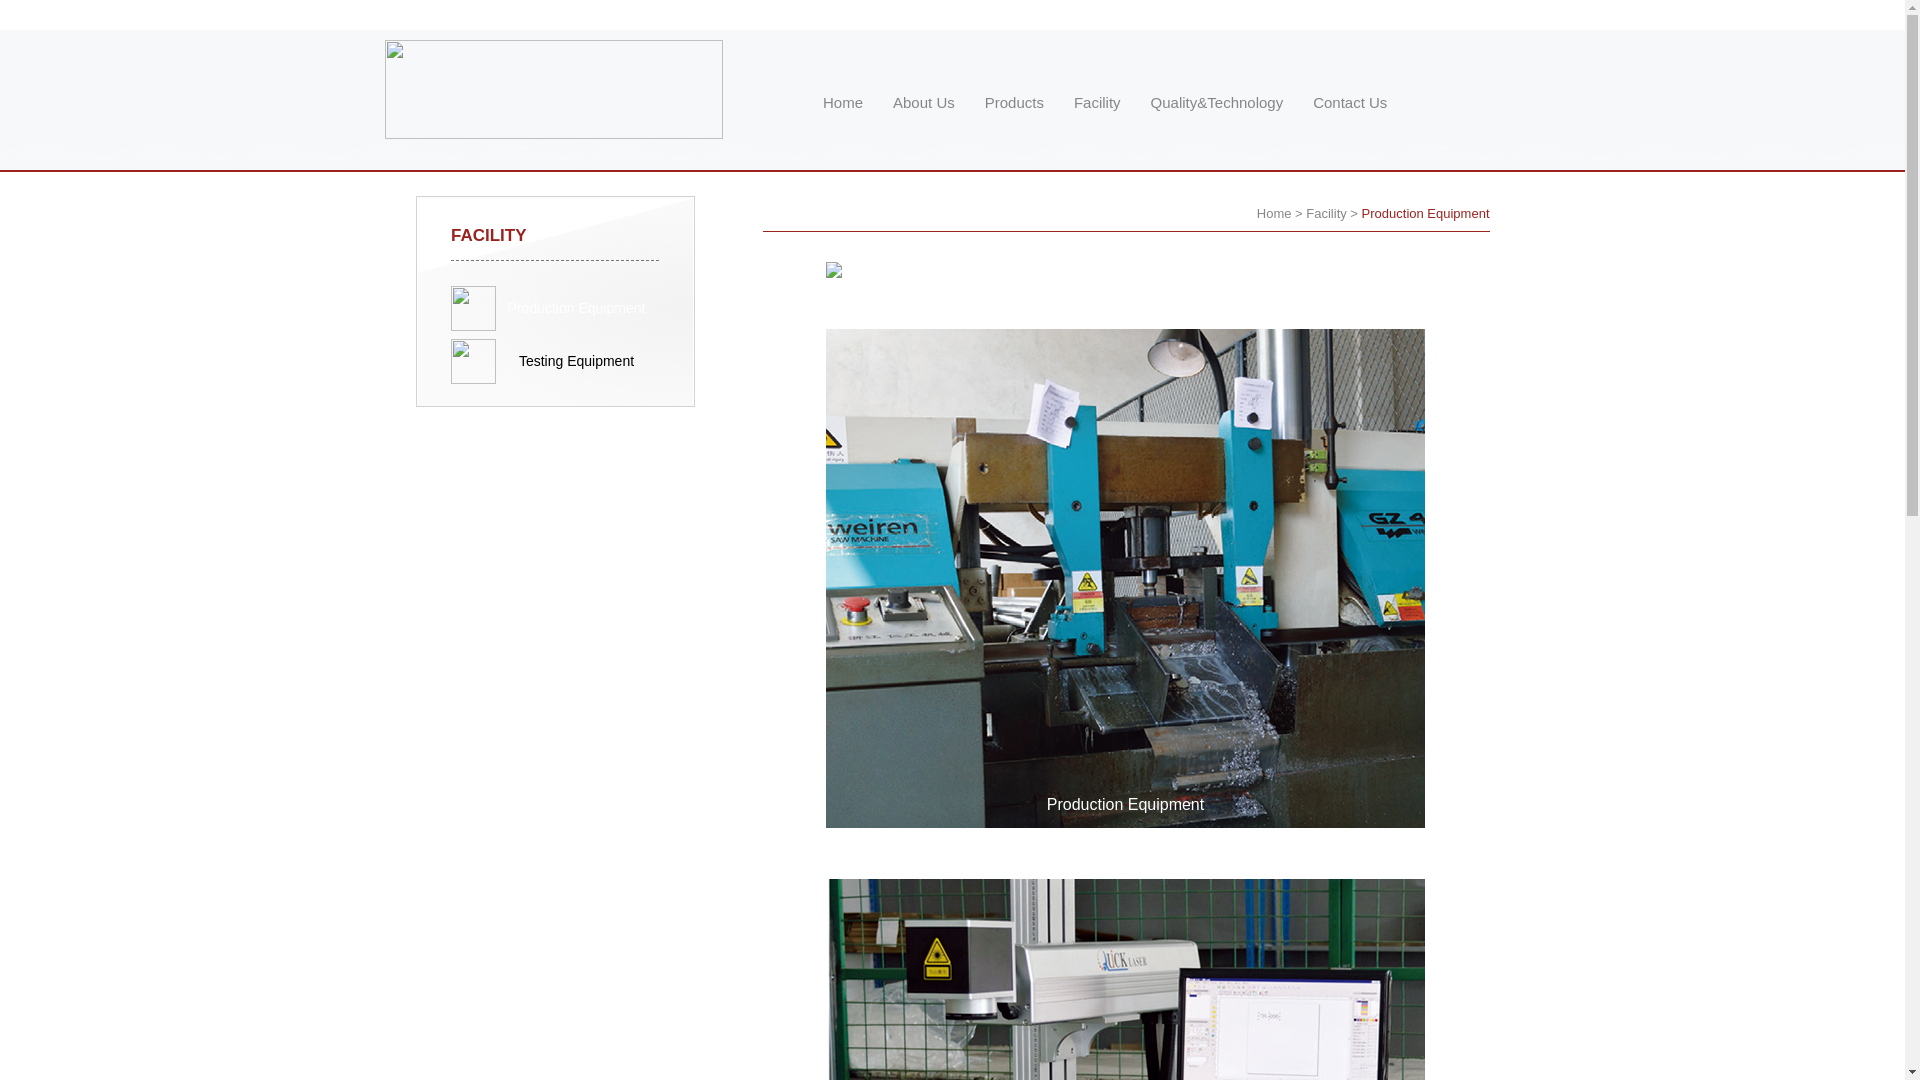 The image size is (1920, 1080). Describe the element at coordinates (1305, 213) in the screenshot. I see `'Facility'` at that location.